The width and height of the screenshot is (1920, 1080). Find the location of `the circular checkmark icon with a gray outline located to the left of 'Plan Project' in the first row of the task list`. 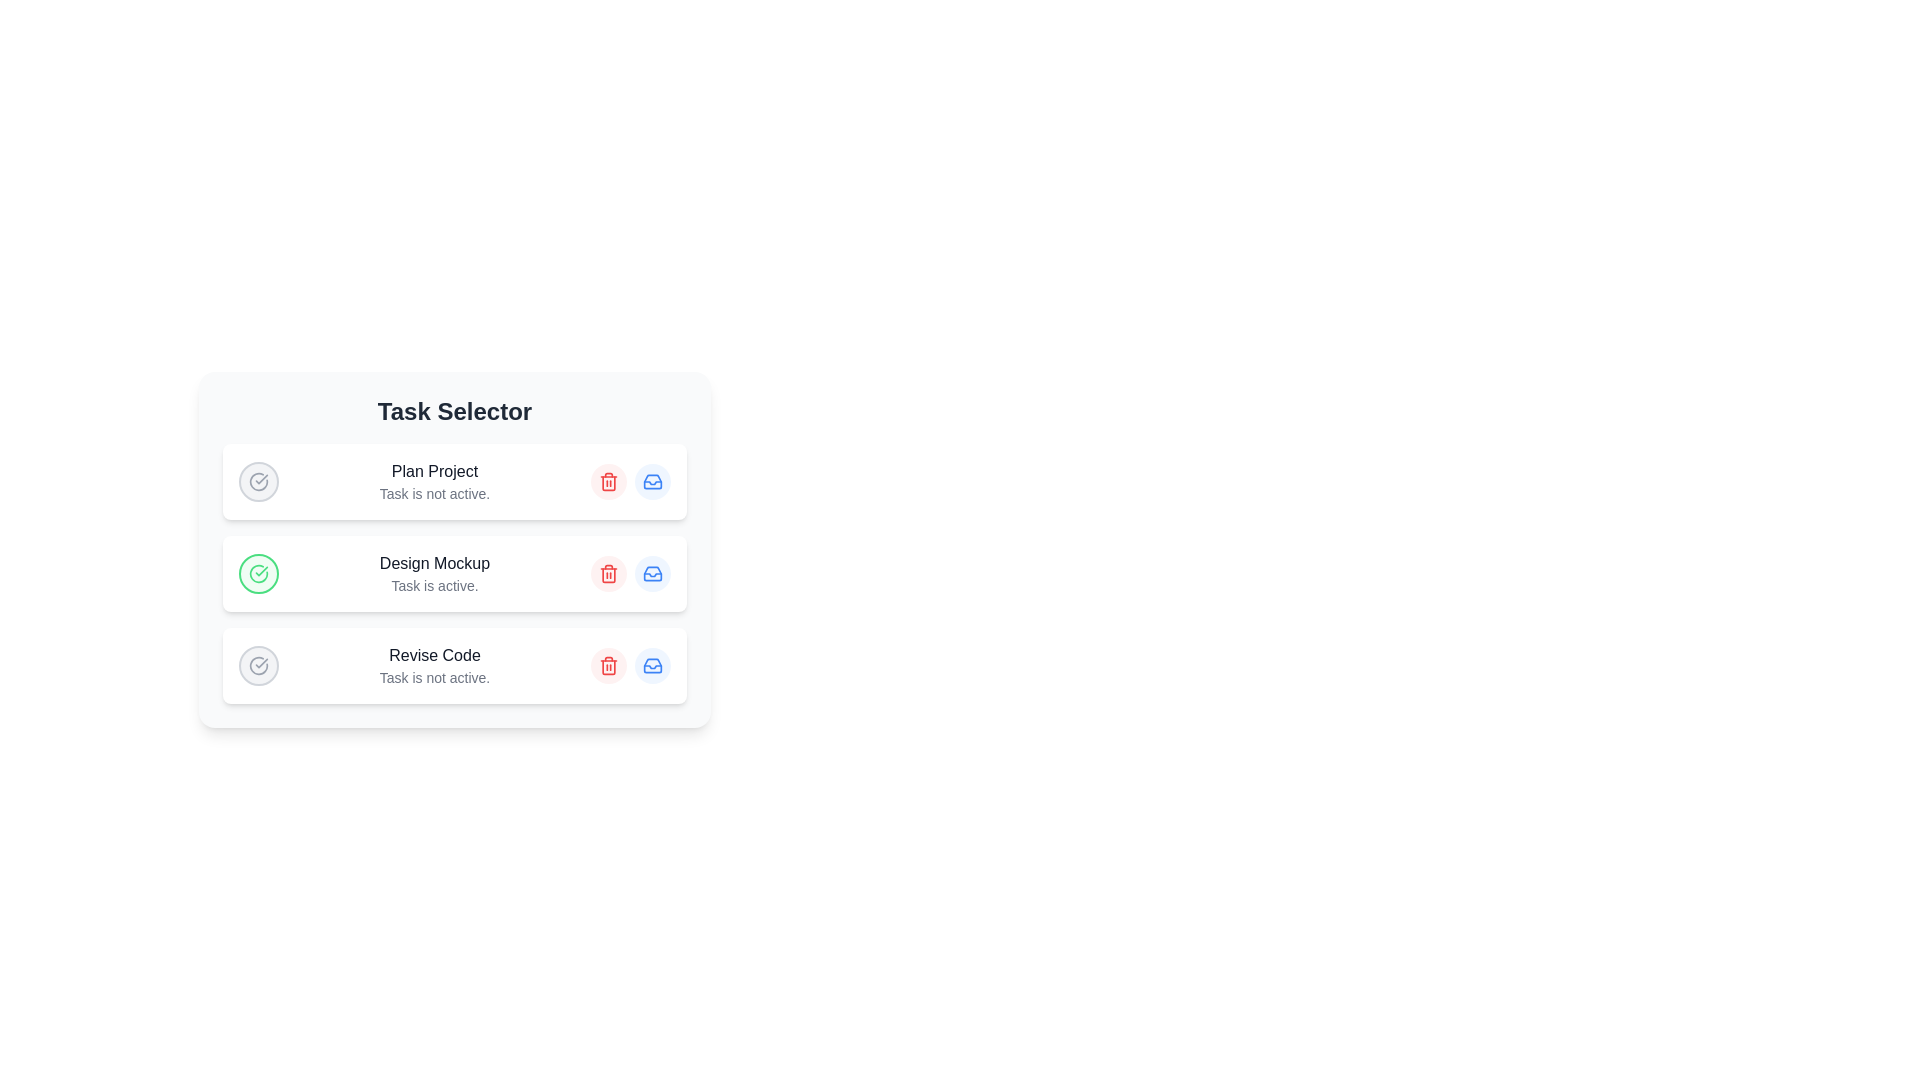

the circular checkmark icon with a gray outline located to the left of 'Plan Project' in the first row of the task list is located at coordinates (258, 666).